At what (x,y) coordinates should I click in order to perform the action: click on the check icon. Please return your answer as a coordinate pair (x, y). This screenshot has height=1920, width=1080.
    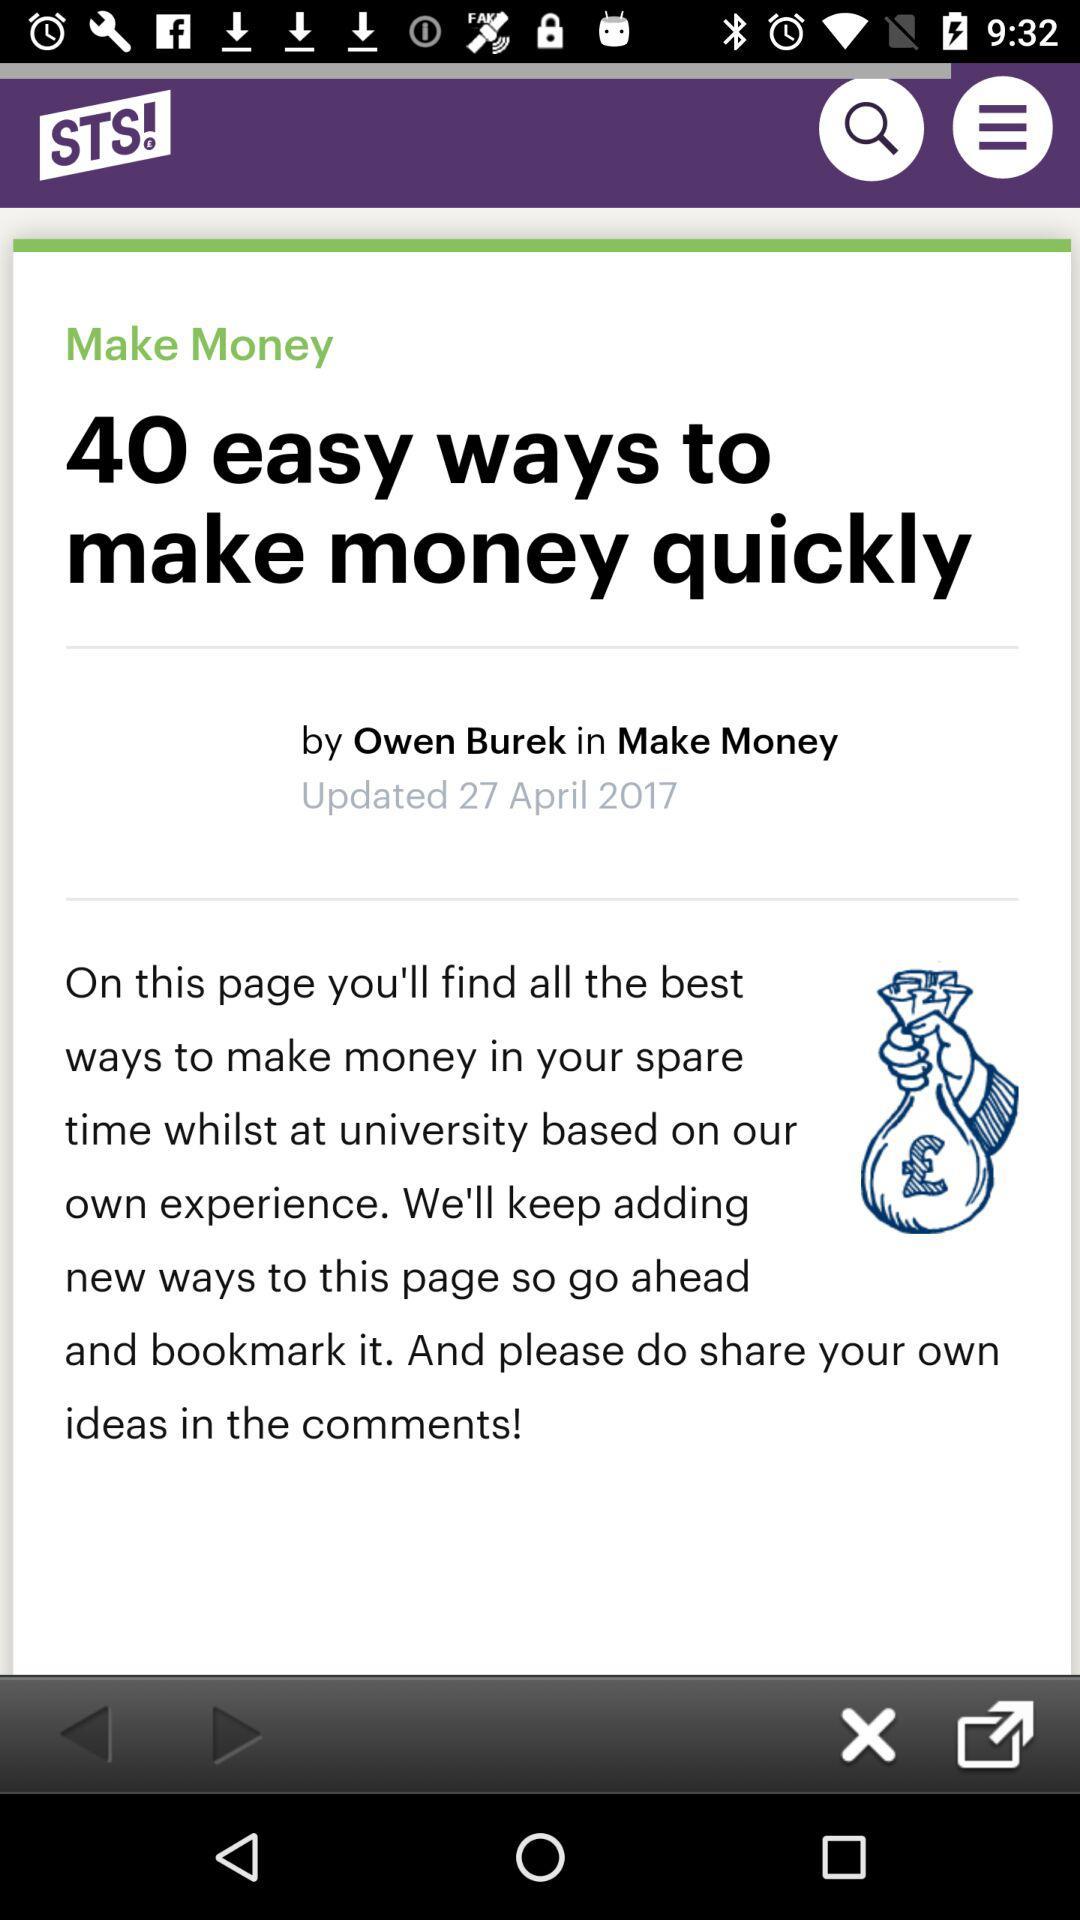
    Looking at the image, I should click on (1016, 1733).